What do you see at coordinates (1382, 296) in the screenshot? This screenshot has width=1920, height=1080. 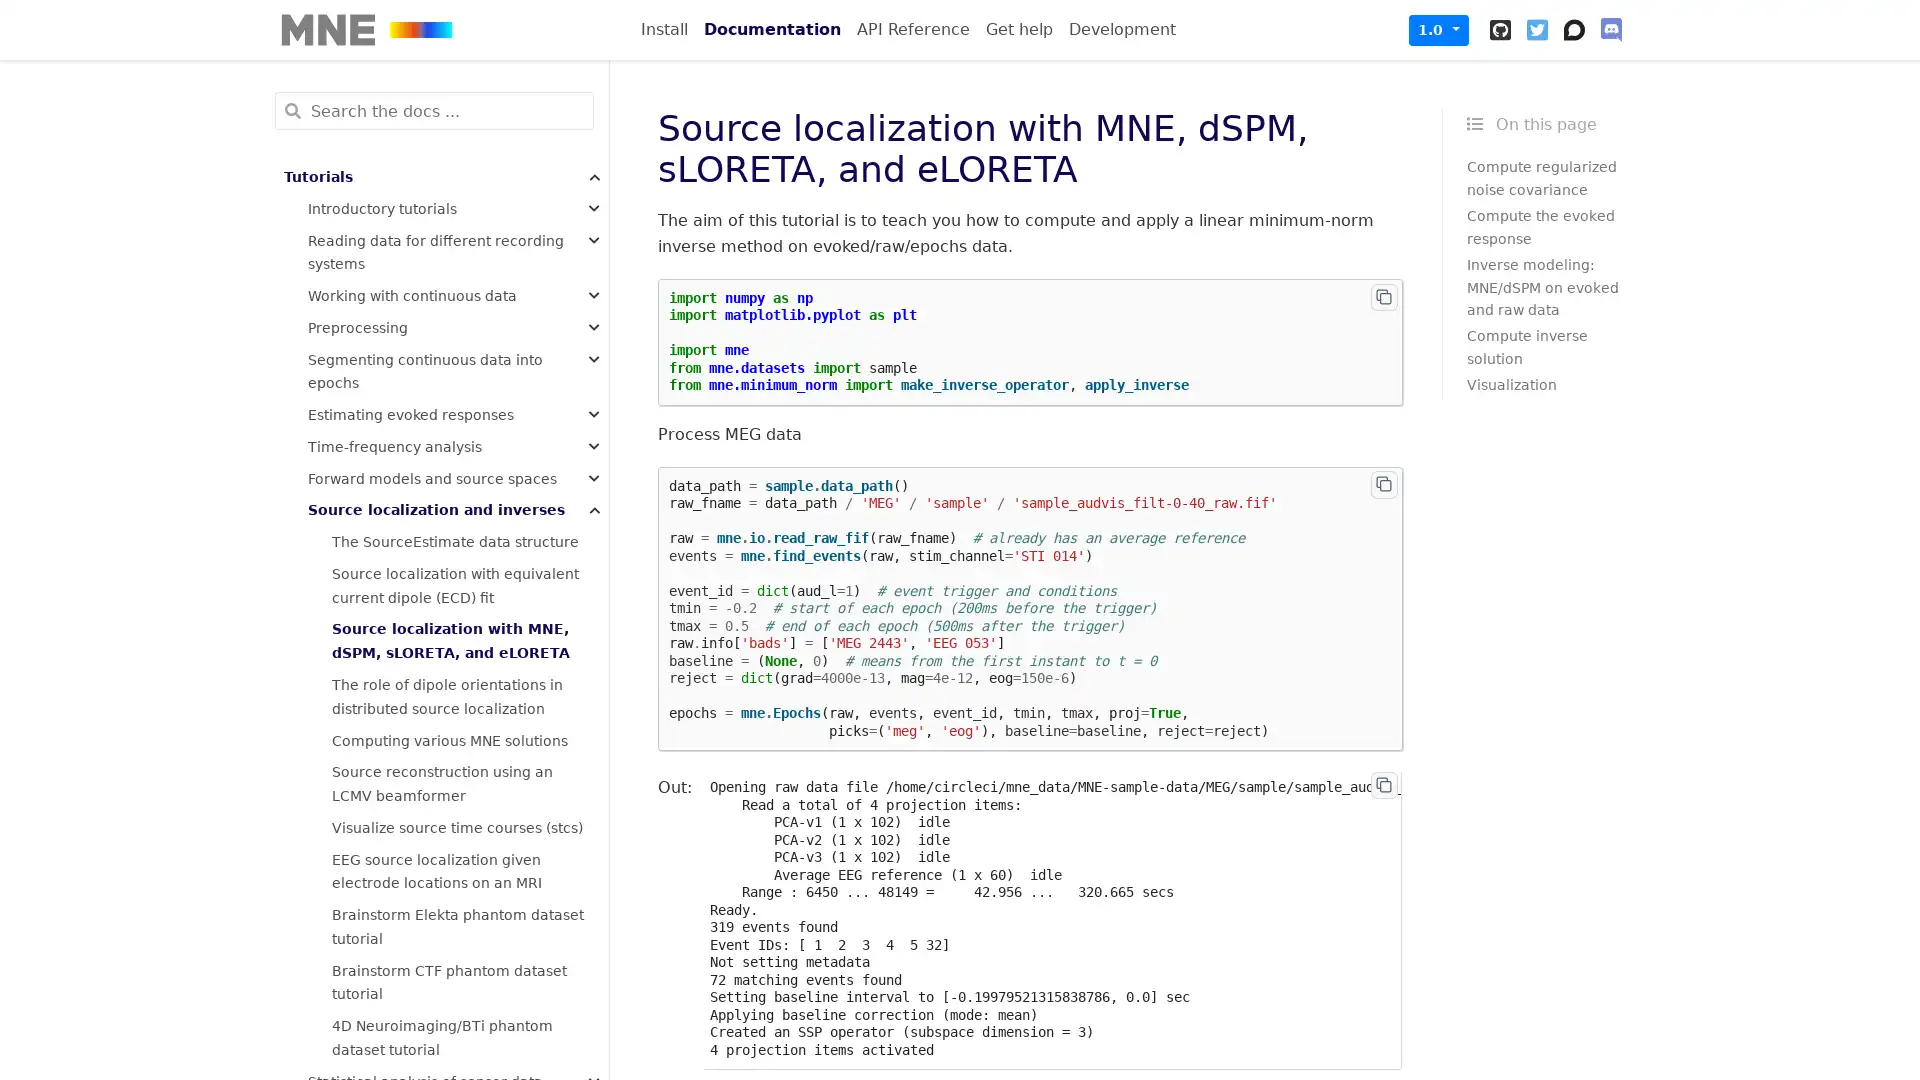 I see `Copy to clipboard` at bounding box center [1382, 296].